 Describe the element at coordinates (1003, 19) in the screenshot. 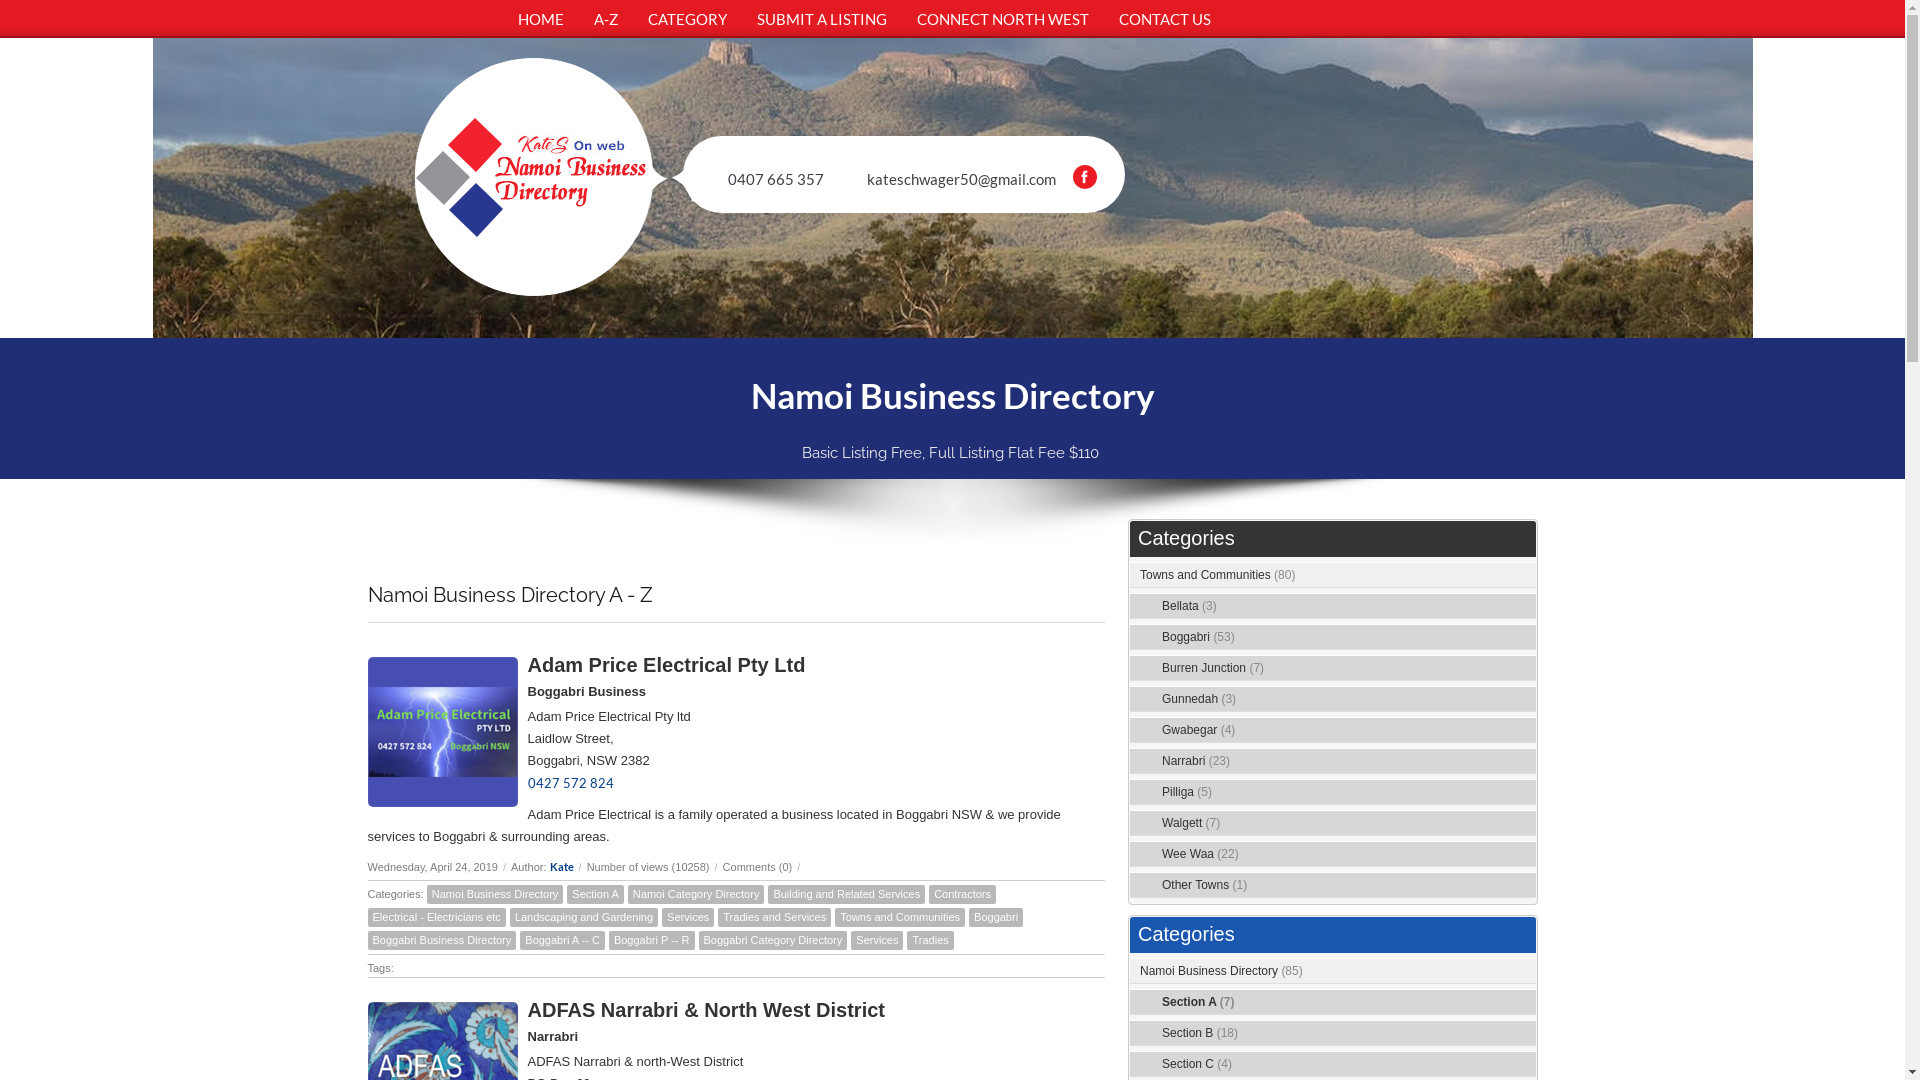

I see `'CONNECT NORTH WEST'` at that location.